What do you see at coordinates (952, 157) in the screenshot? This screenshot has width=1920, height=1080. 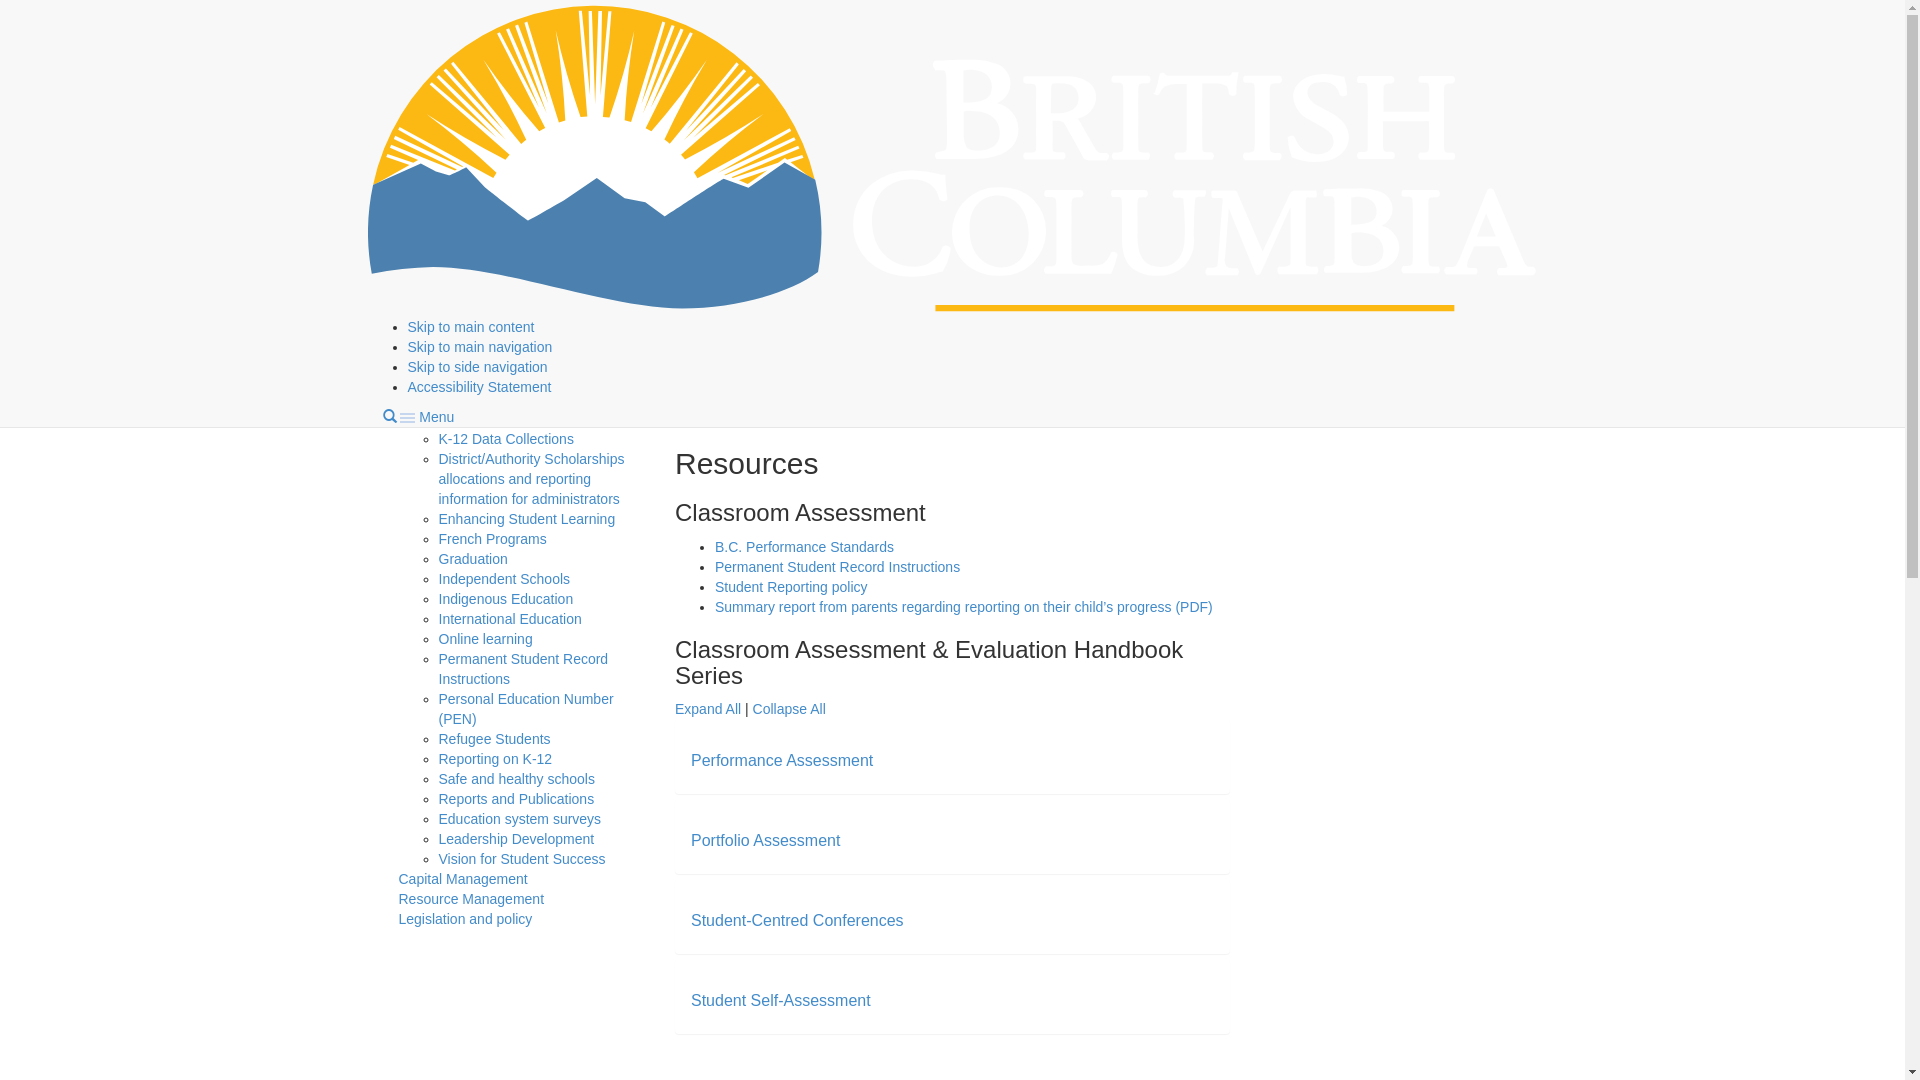 I see `'Government of B.C.'` at bounding box center [952, 157].